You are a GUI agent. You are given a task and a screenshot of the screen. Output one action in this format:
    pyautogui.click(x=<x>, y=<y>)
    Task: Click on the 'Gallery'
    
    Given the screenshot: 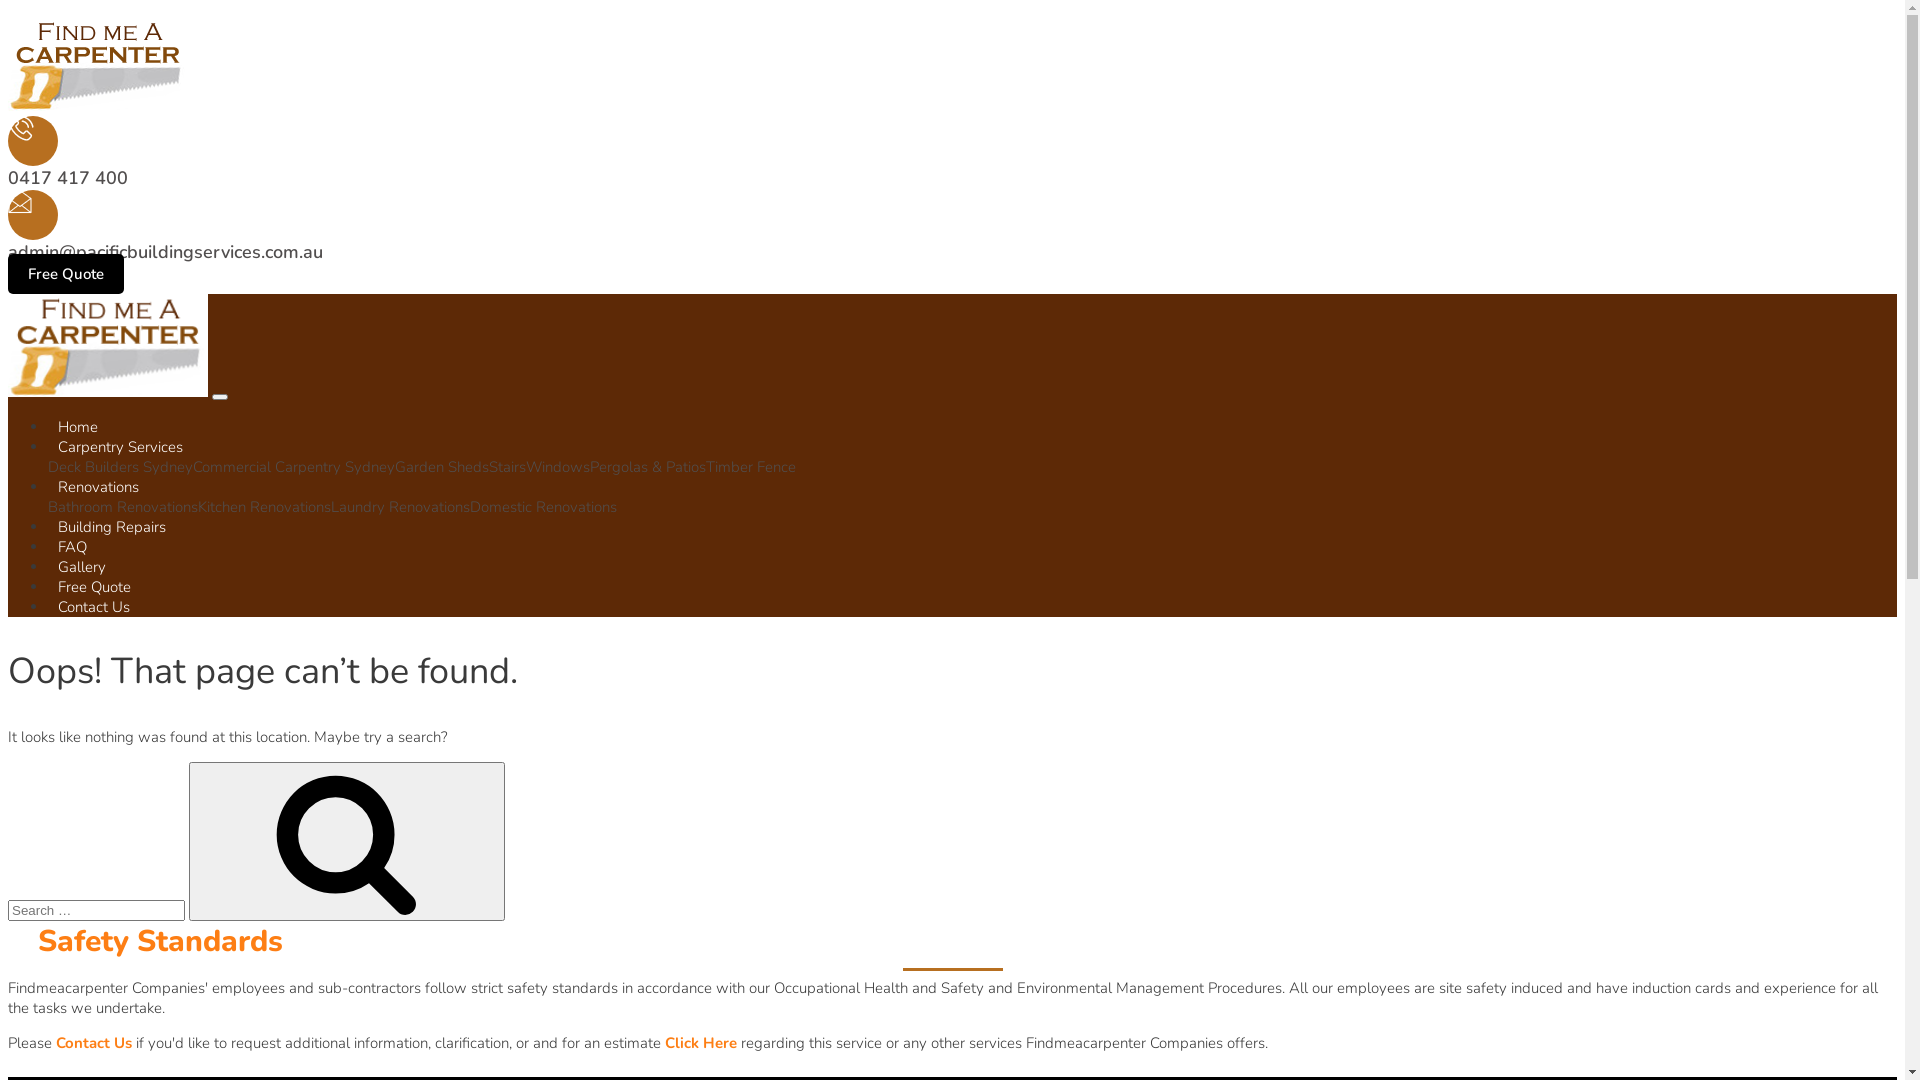 What is the action you would take?
    pyautogui.click(x=80, y=567)
    